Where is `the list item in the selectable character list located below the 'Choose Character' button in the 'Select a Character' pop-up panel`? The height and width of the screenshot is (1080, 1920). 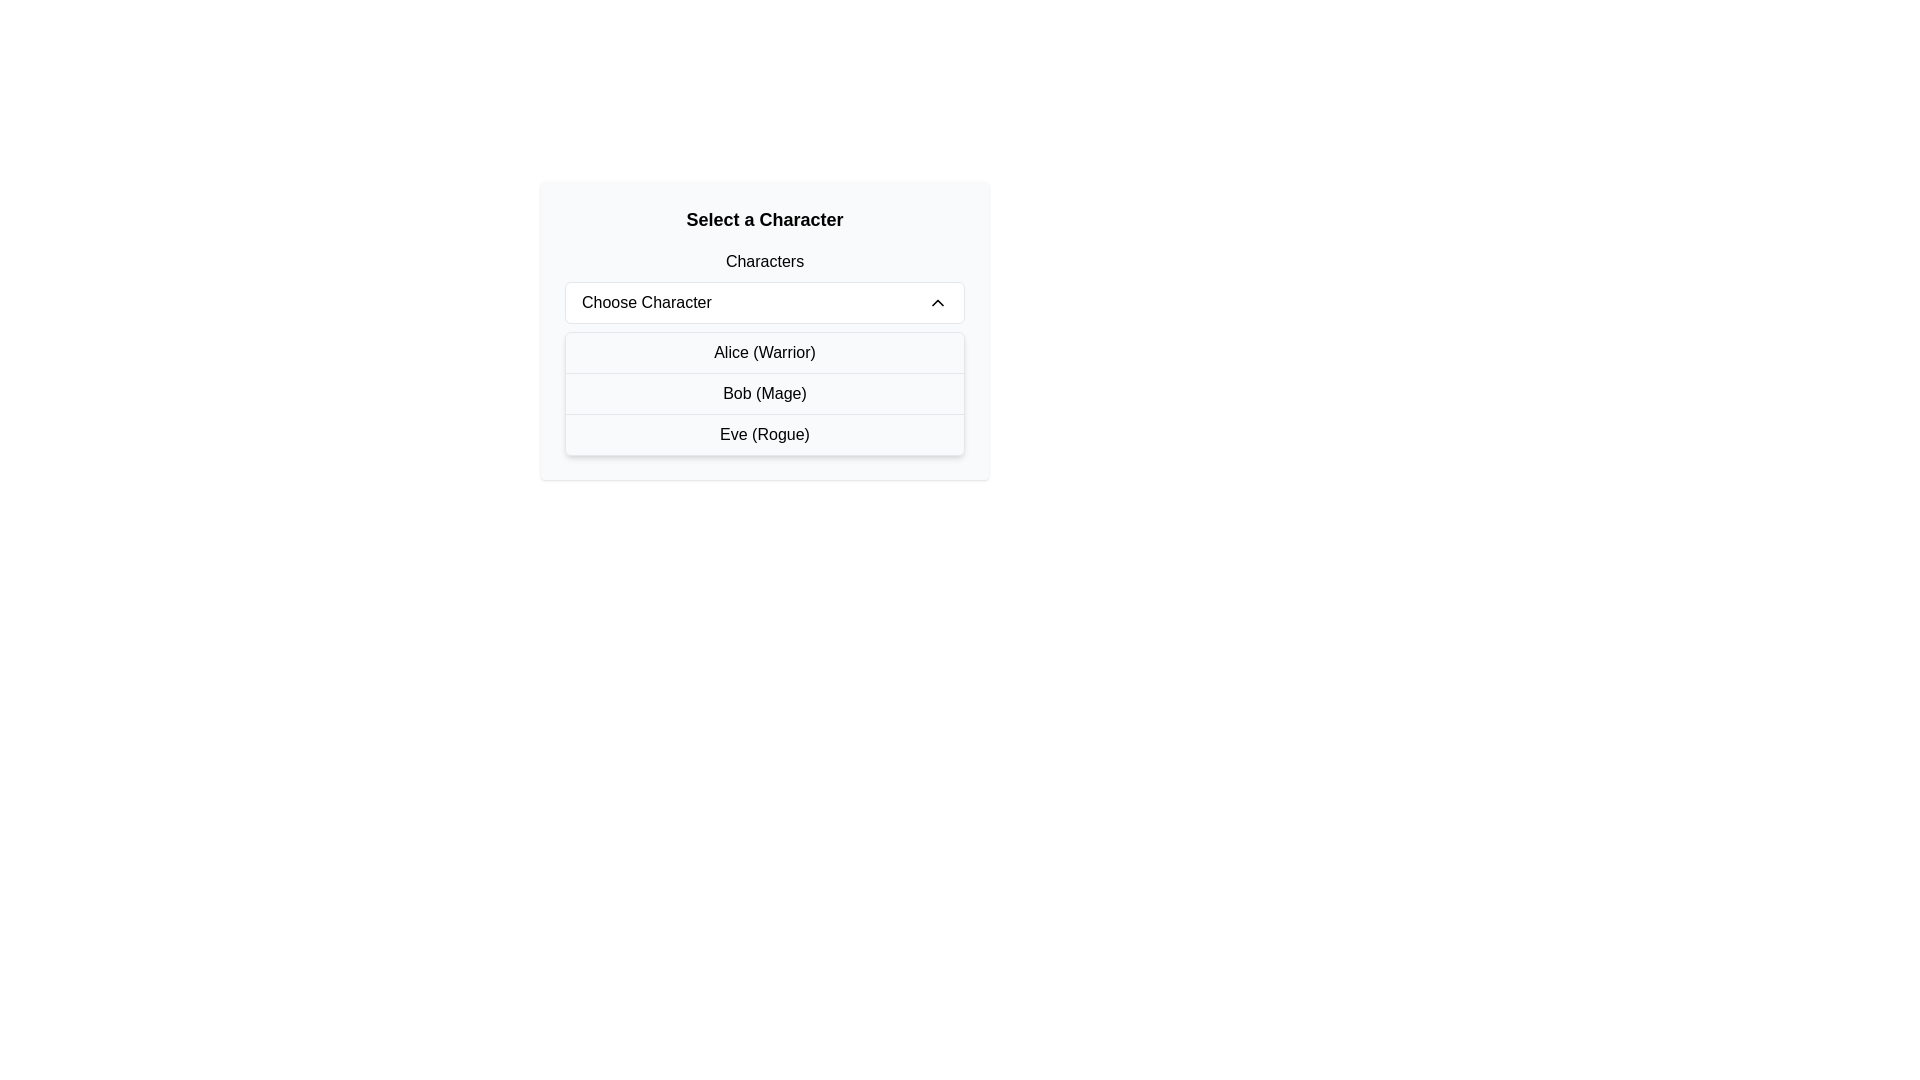 the list item in the selectable character list located below the 'Choose Character' button in the 'Select a Character' pop-up panel is located at coordinates (763, 393).